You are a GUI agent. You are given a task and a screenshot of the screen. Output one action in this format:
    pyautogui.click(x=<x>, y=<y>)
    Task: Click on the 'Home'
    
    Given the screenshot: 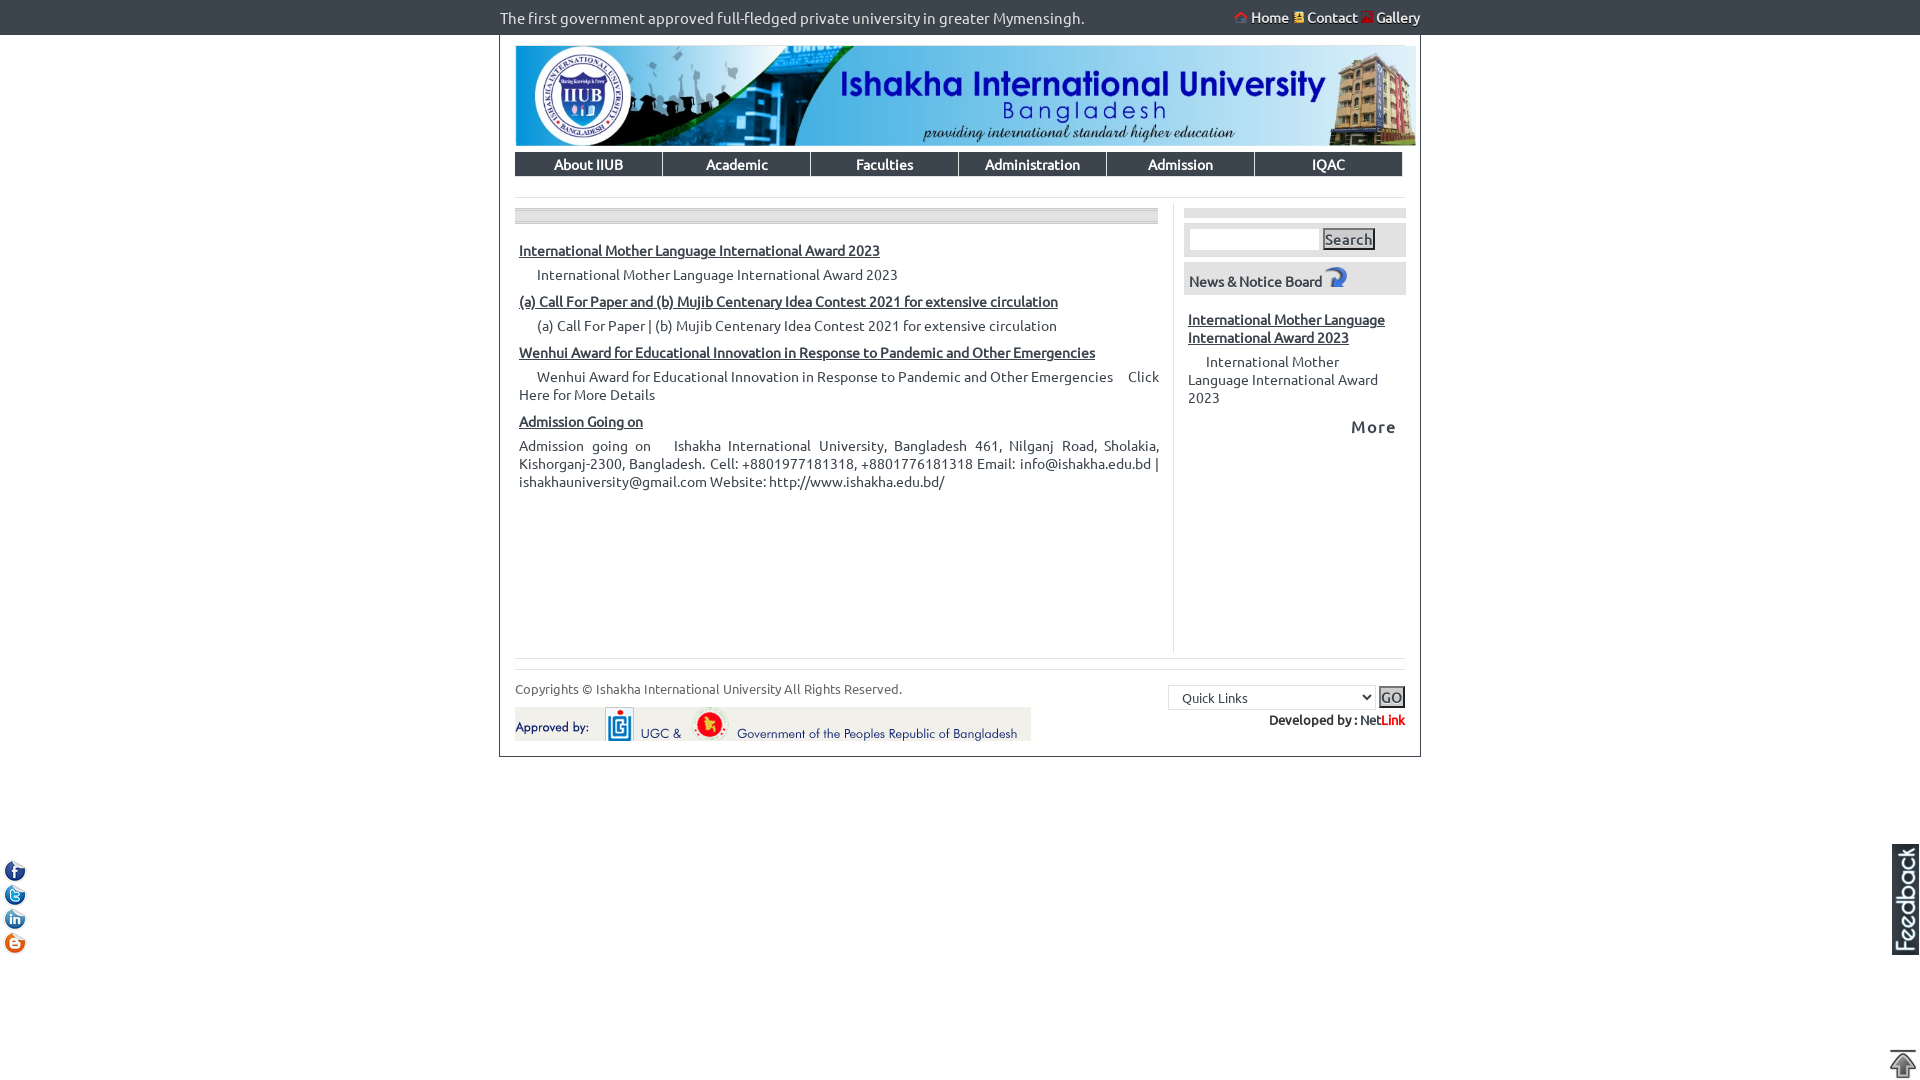 What is the action you would take?
    pyautogui.click(x=1261, y=16)
    